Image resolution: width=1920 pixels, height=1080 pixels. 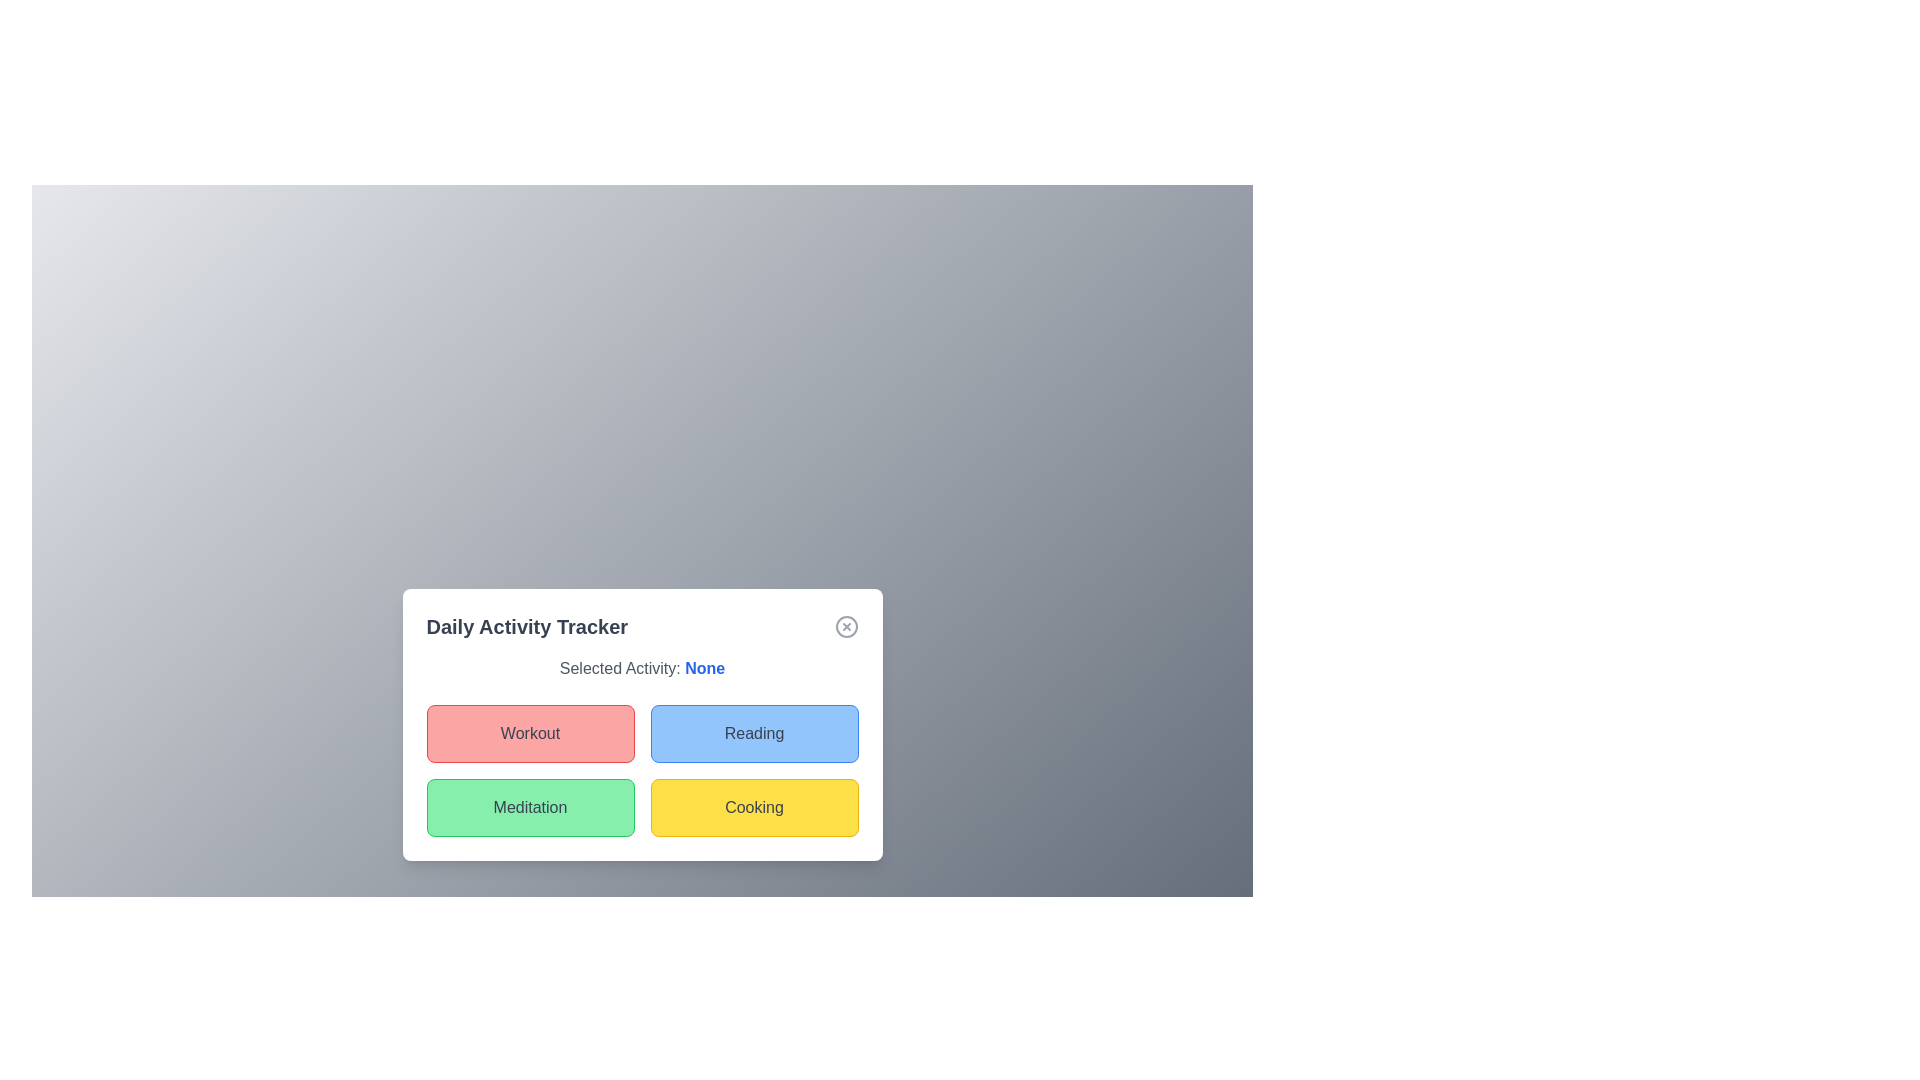 What do you see at coordinates (753, 733) in the screenshot?
I see `the activity Reading by clicking on the respective button` at bounding box center [753, 733].